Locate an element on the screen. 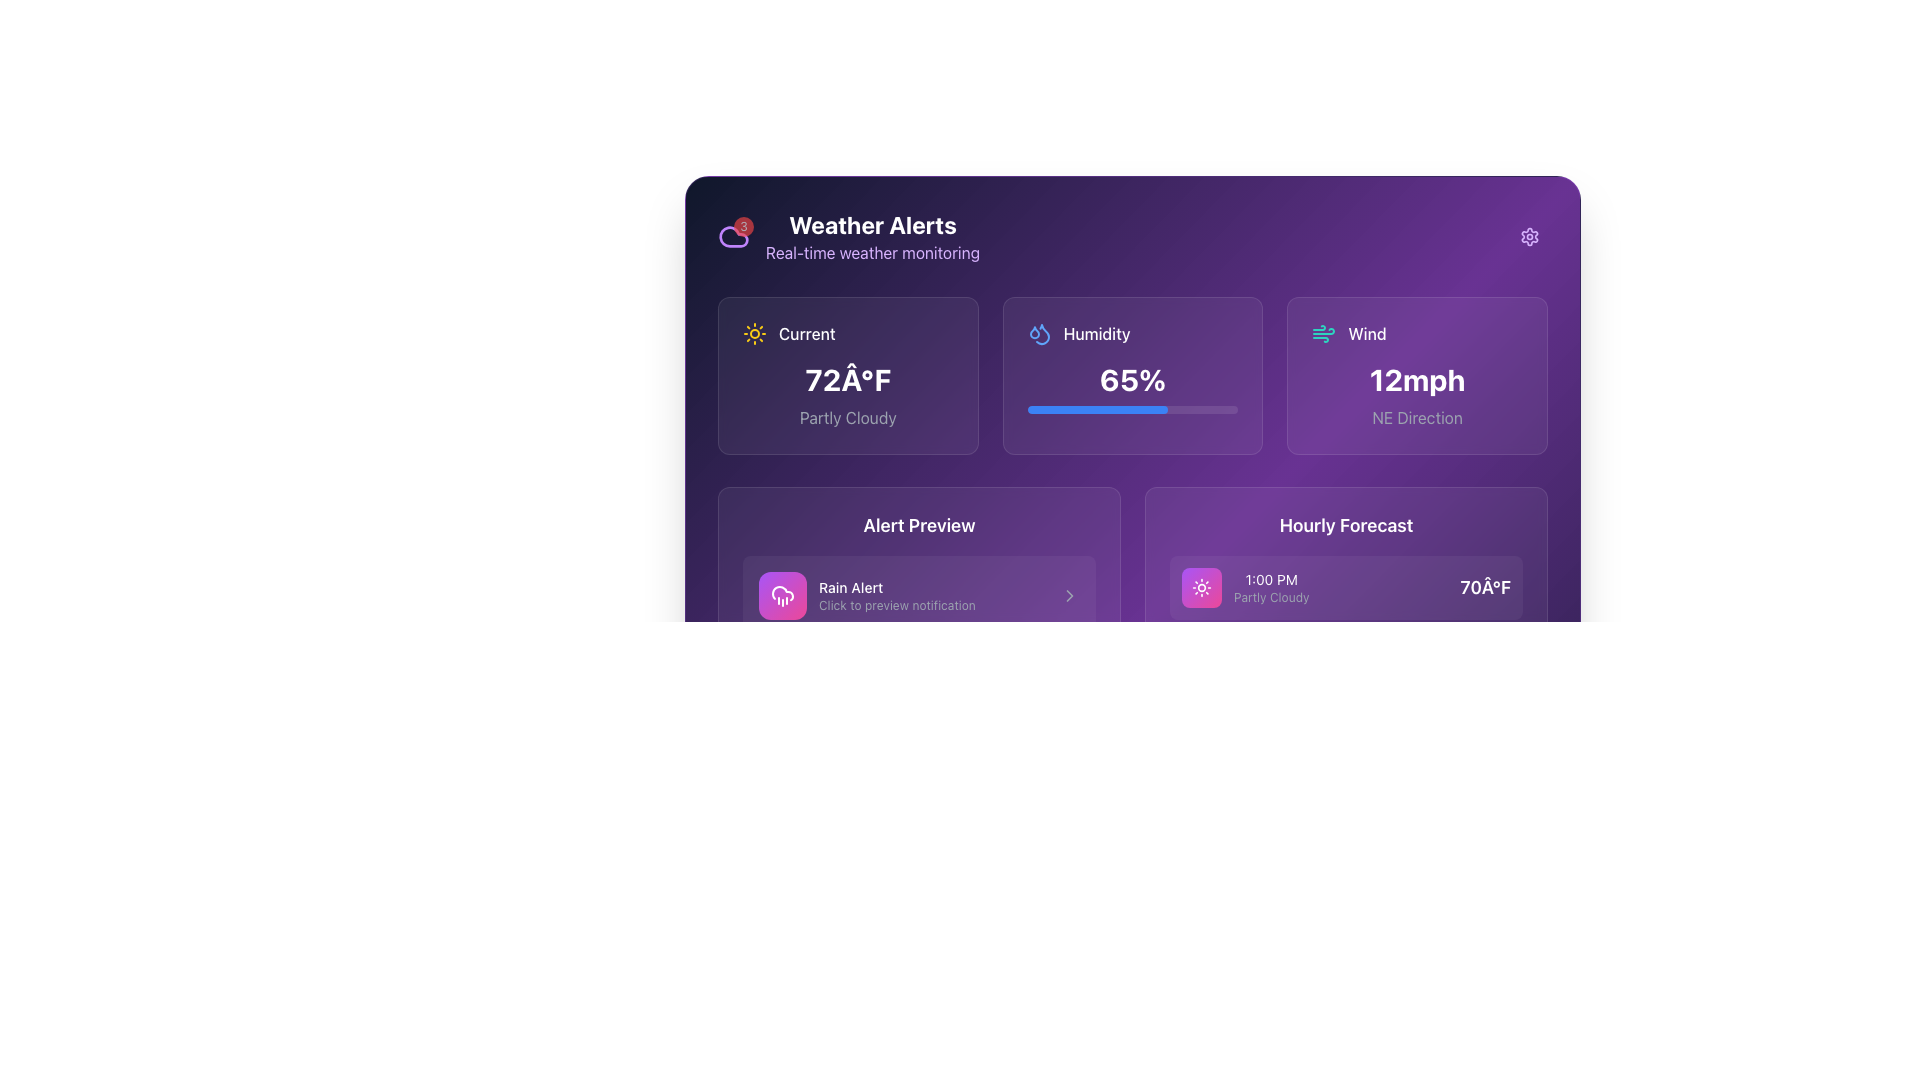 Image resolution: width=1920 pixels, height=1080 pixels. the time label '1:00 PM' in white text is located at coordinates (1244, 586).